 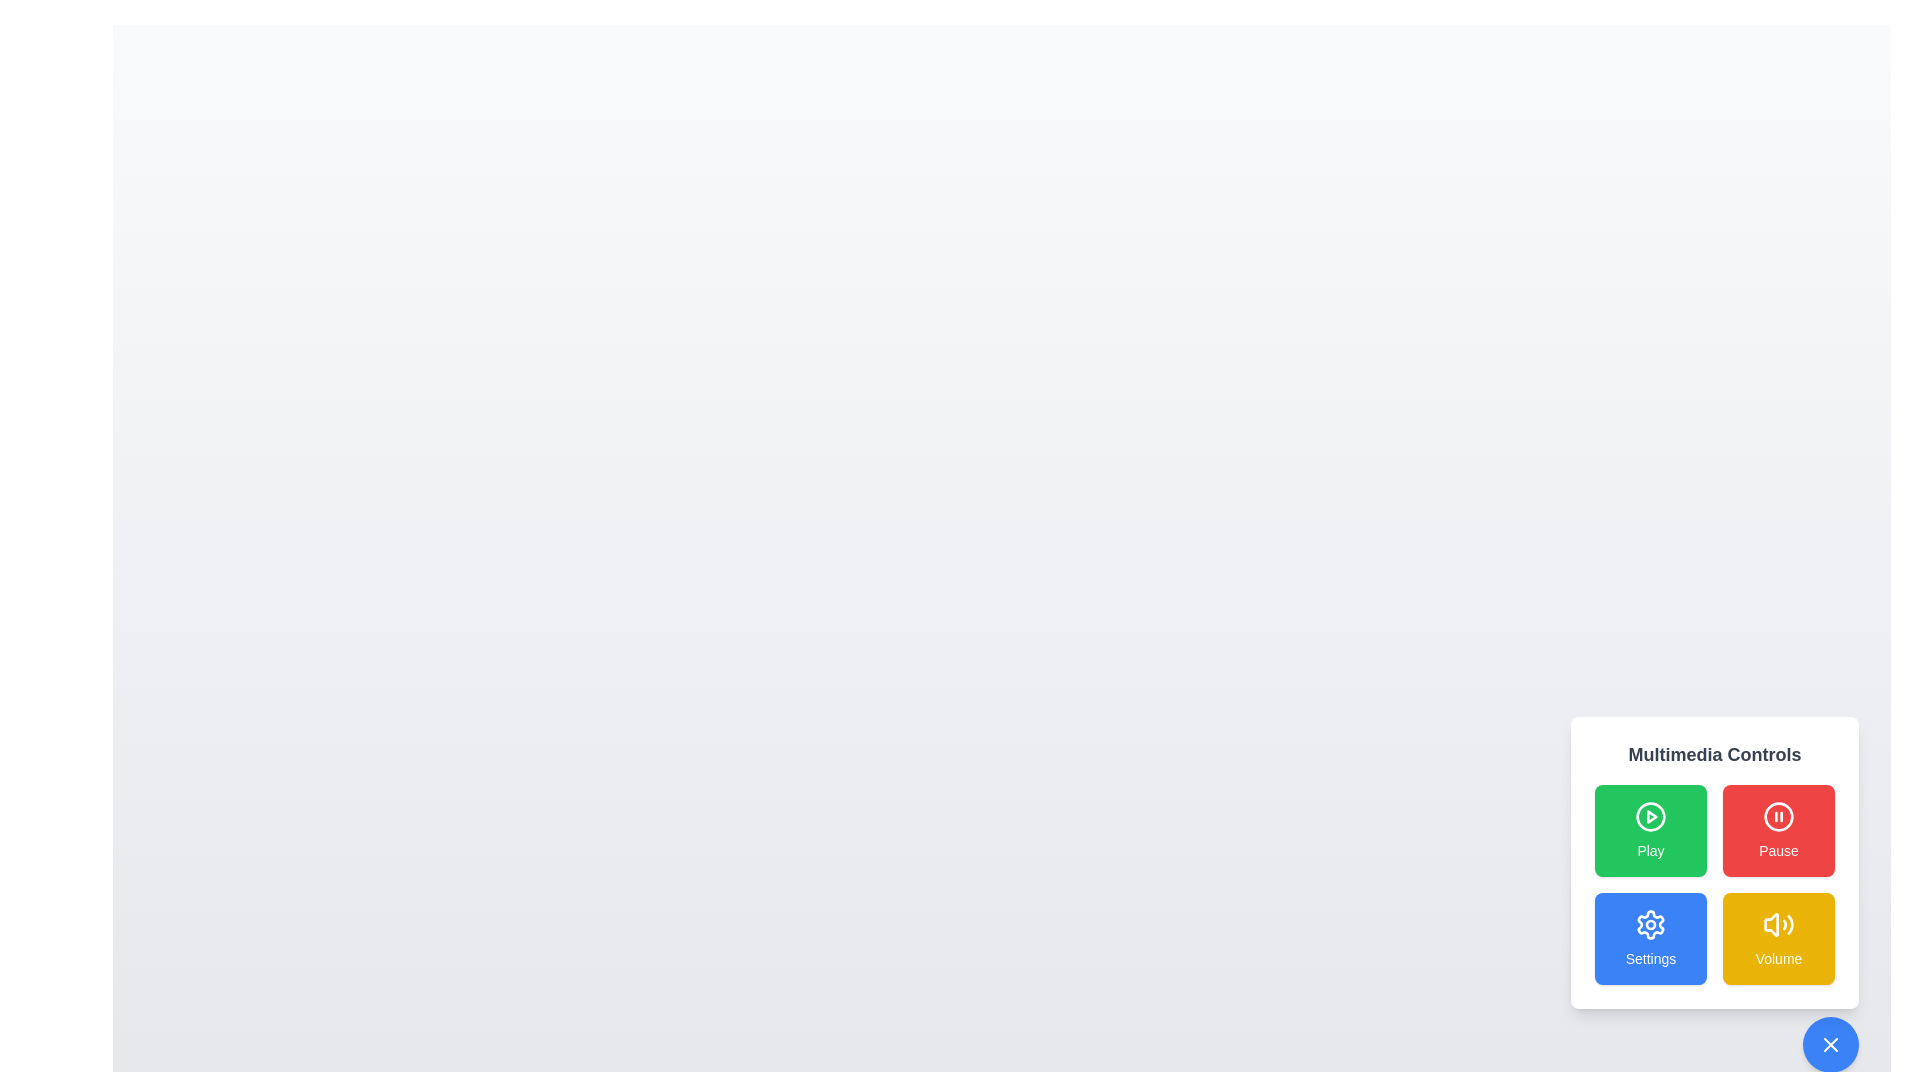 What do you see at coordinates (1779, 958) in the screenshot?
I see `the 'Volume' text label located in the bottom-right corner of the multimedia controls section, which is centered beneath the speaker icon` at bounding box center [1779, 958].